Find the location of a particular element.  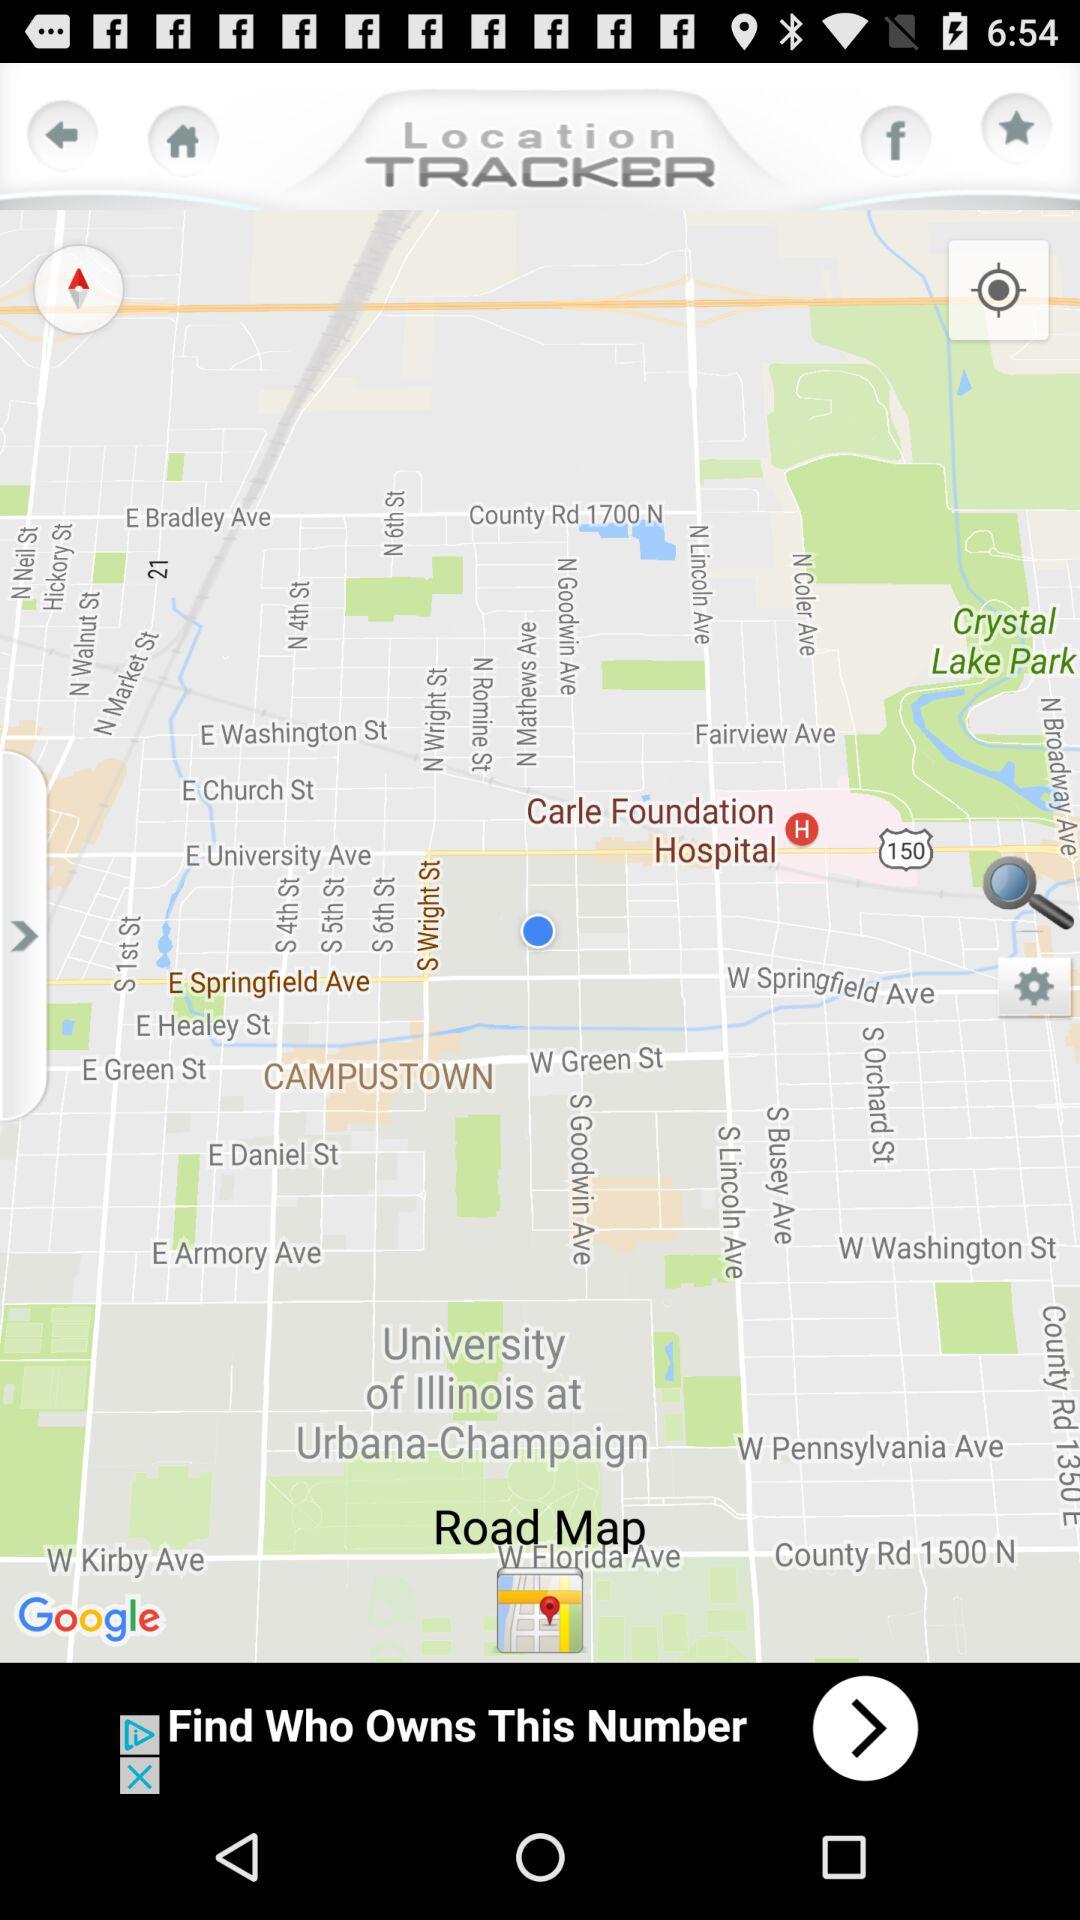

the home icon is located at coordinates (183, 150).